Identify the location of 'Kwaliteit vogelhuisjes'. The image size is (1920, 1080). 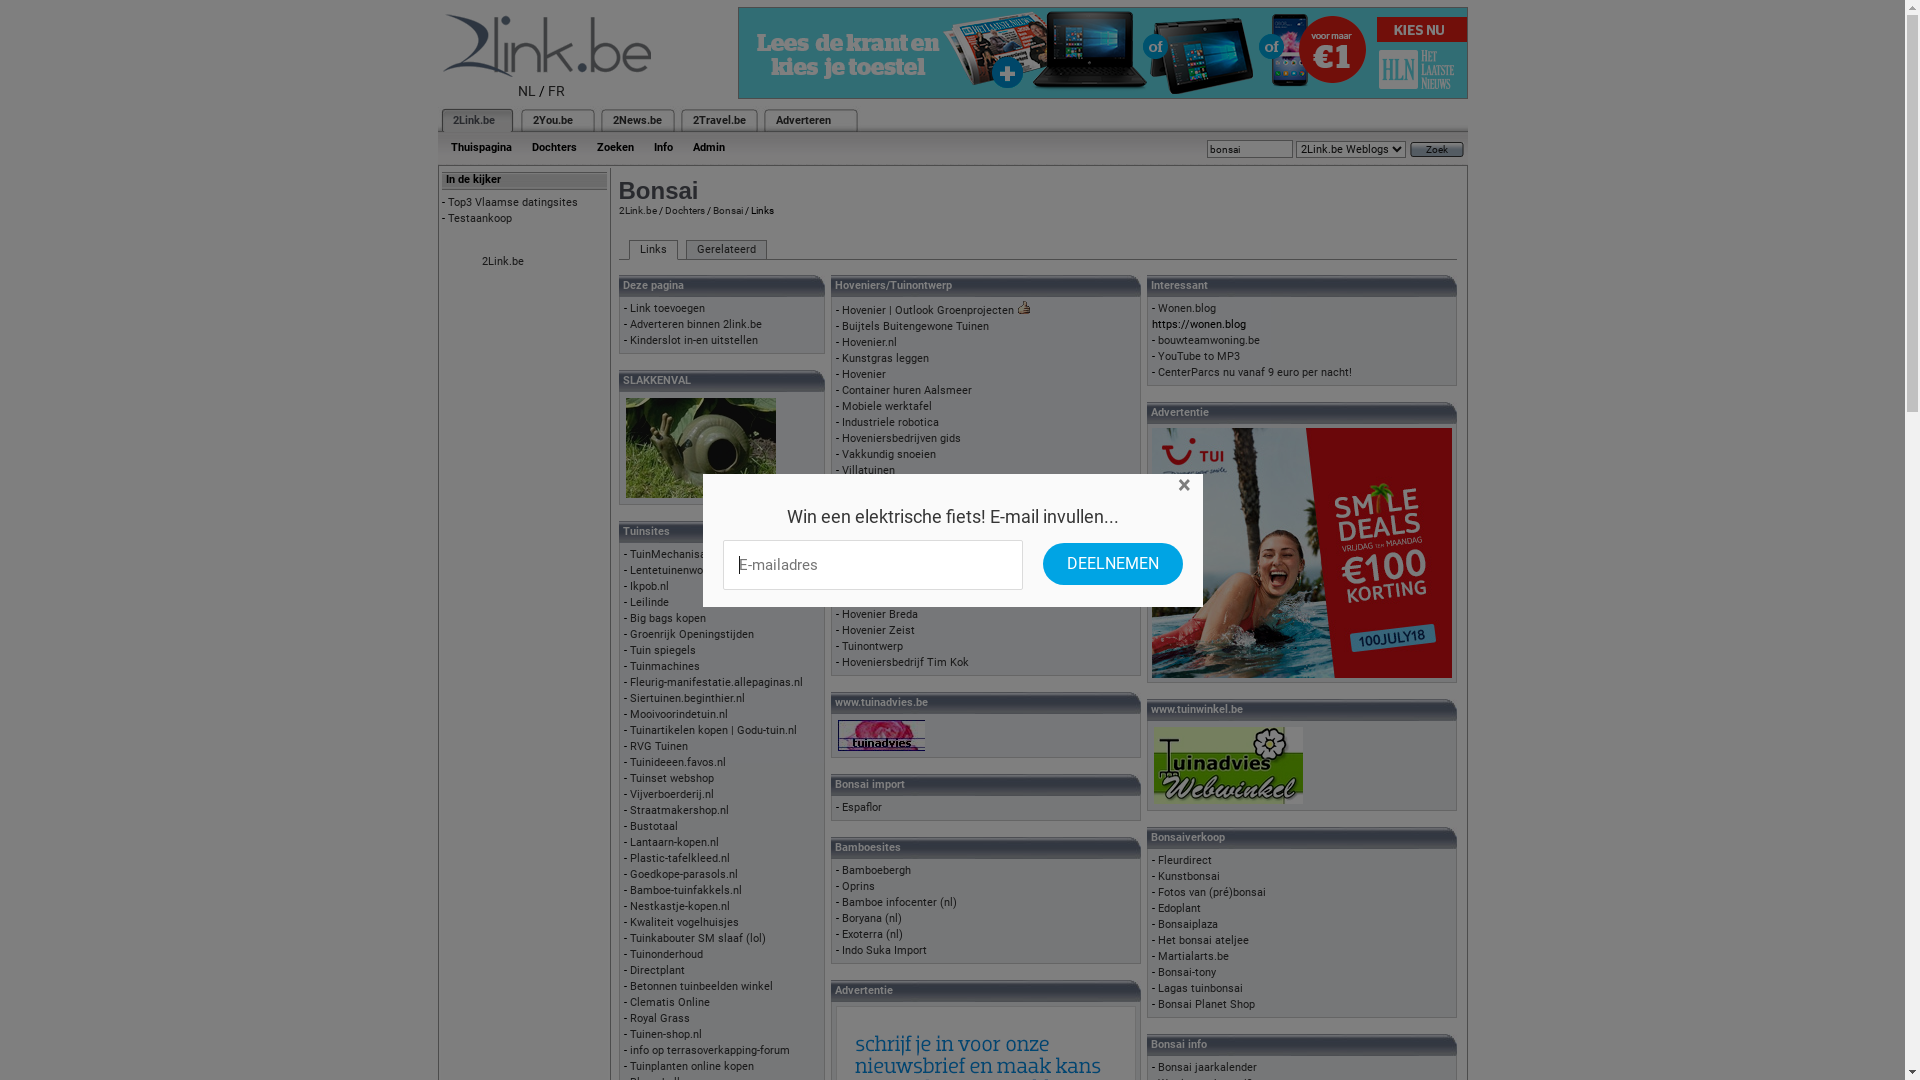
(684, 922).